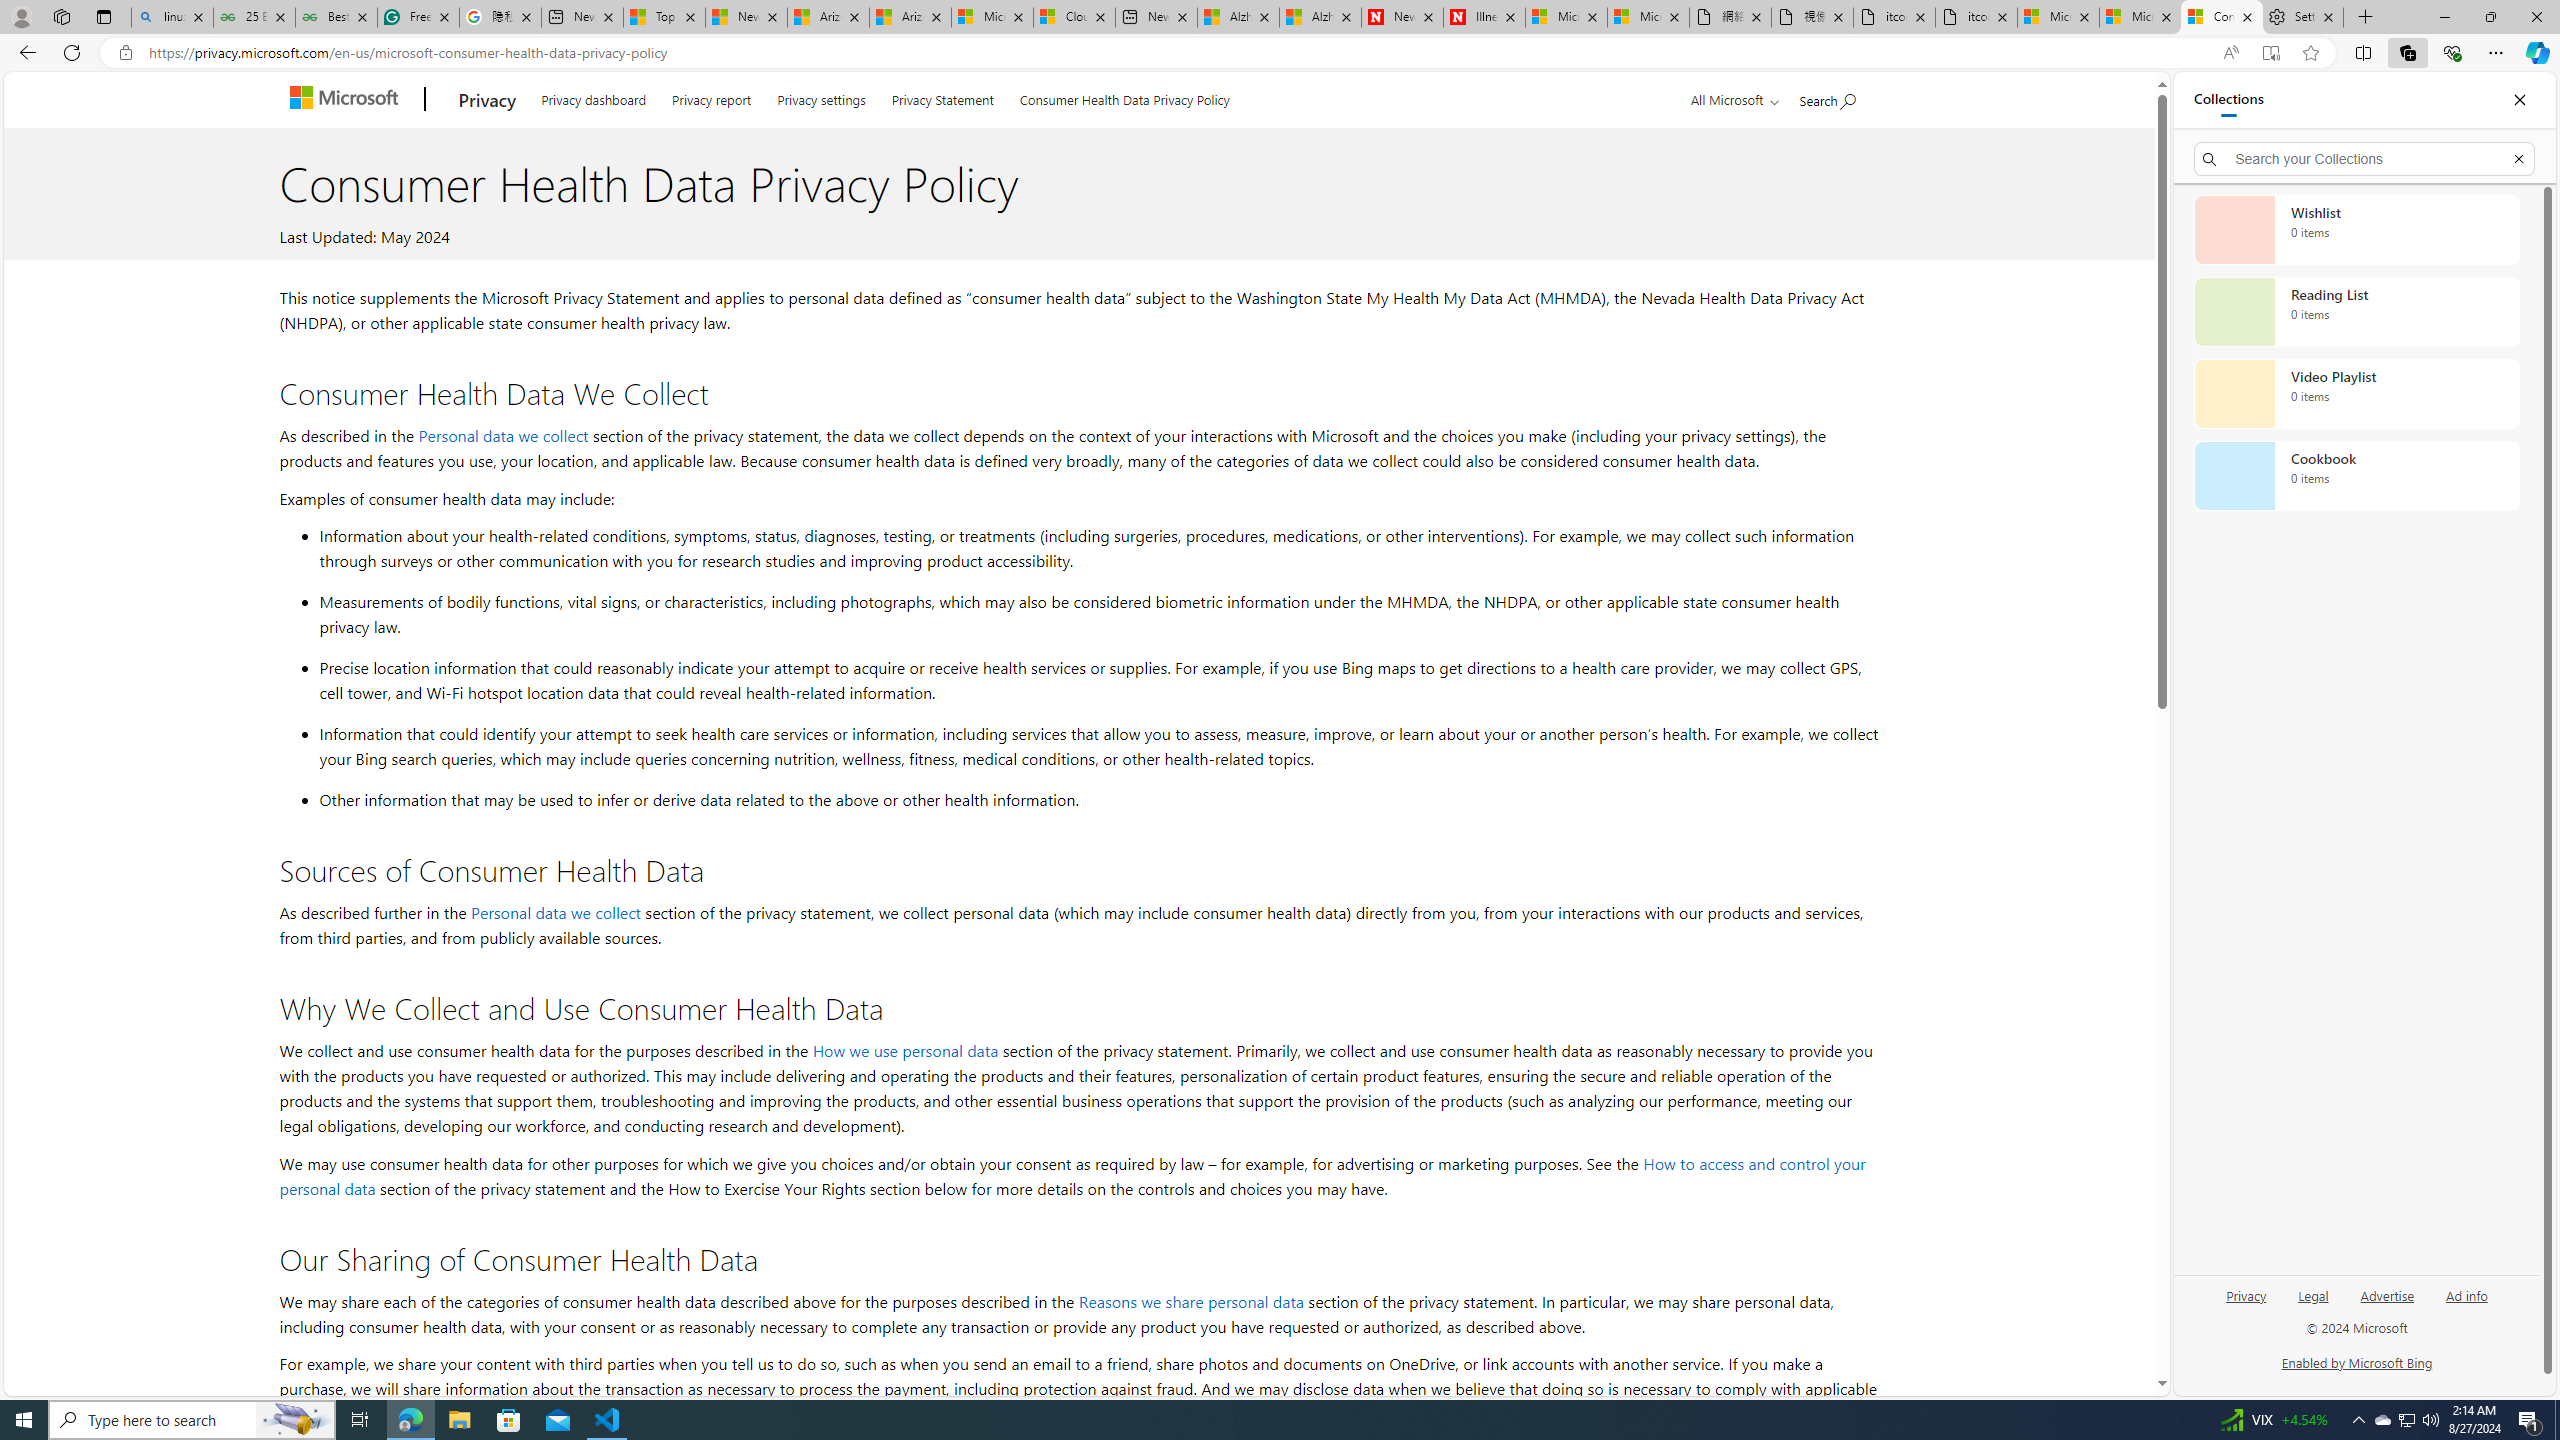 The height and width of the screenshot is (1440, 2560). I want to click on 'linux basic - Search', so click(171, 16).